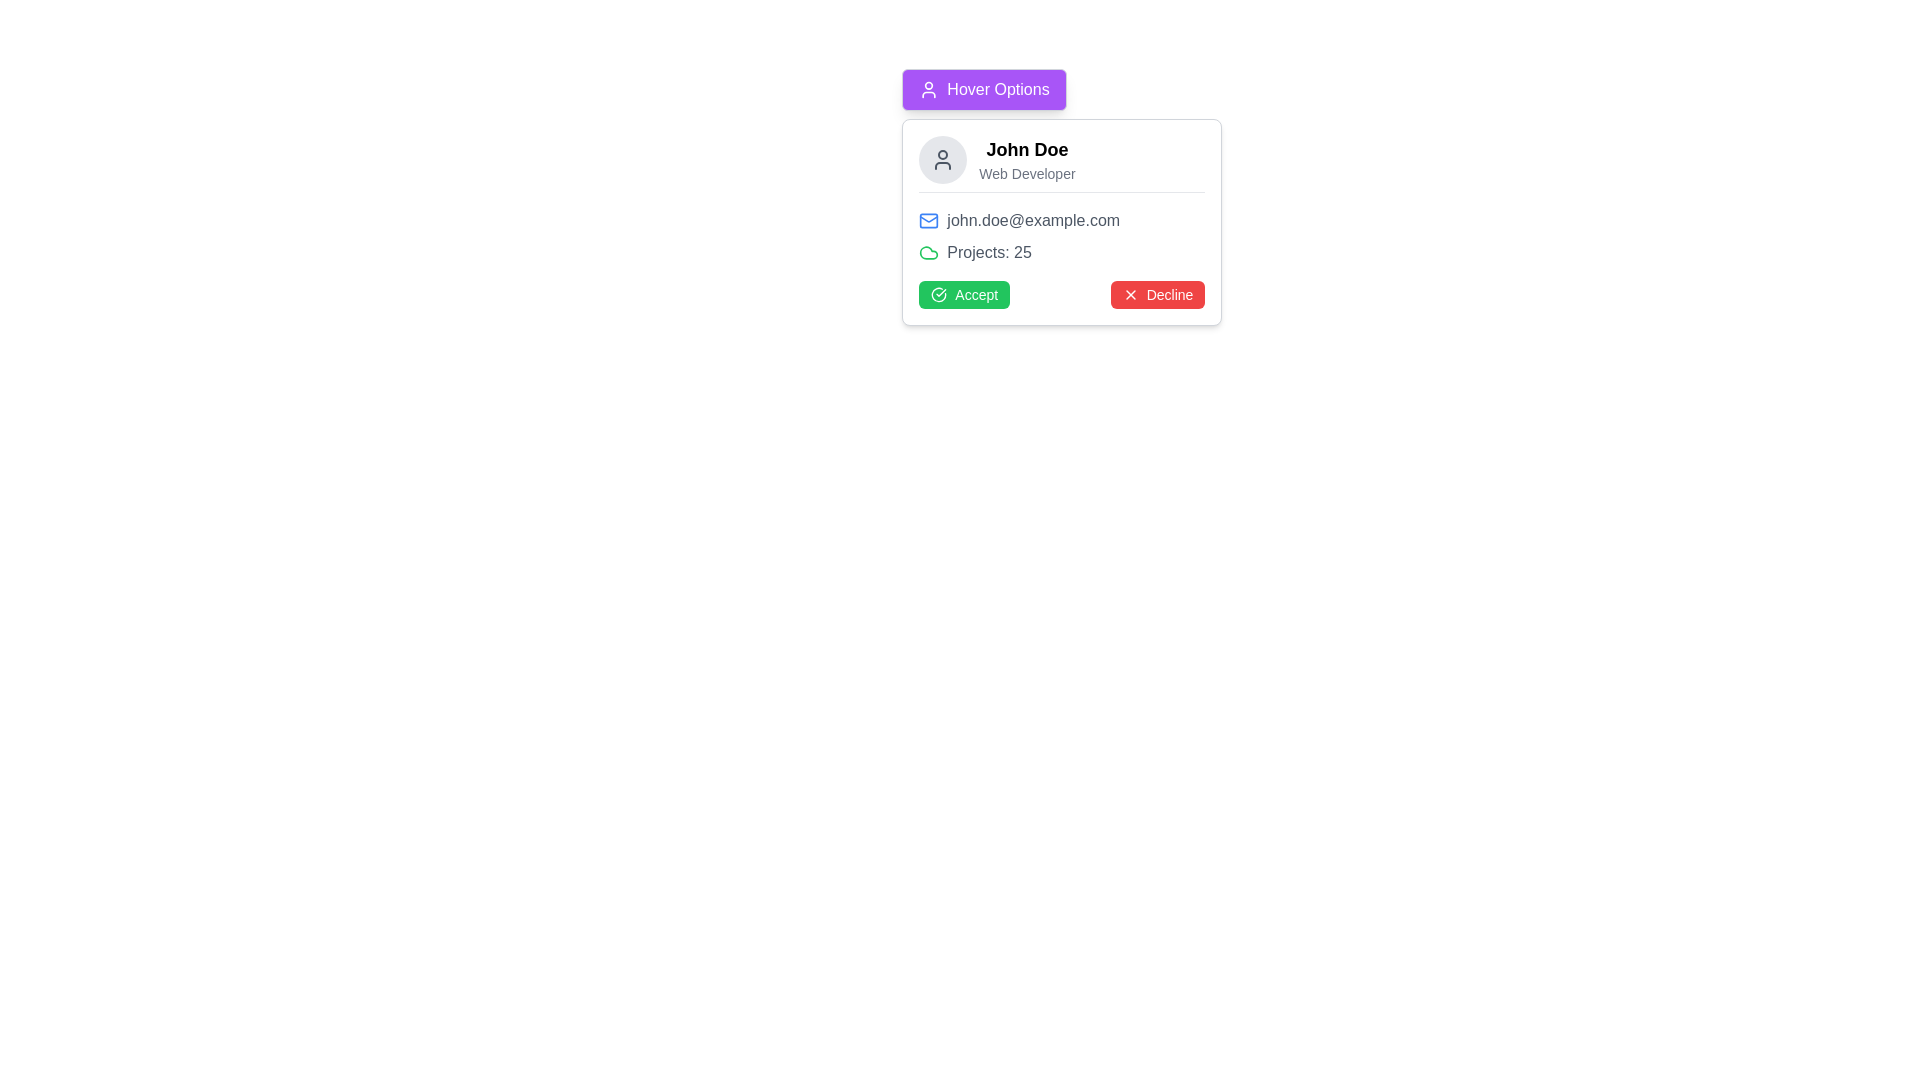 The image size is (1920, 1080). What do you see at coordinates (1061, 220) in the screenshot?
I see `the non-interactive display of the email address for the user 'John Doe', which is positioned in the upper half of the card component` at bounding box center [1061, 220].